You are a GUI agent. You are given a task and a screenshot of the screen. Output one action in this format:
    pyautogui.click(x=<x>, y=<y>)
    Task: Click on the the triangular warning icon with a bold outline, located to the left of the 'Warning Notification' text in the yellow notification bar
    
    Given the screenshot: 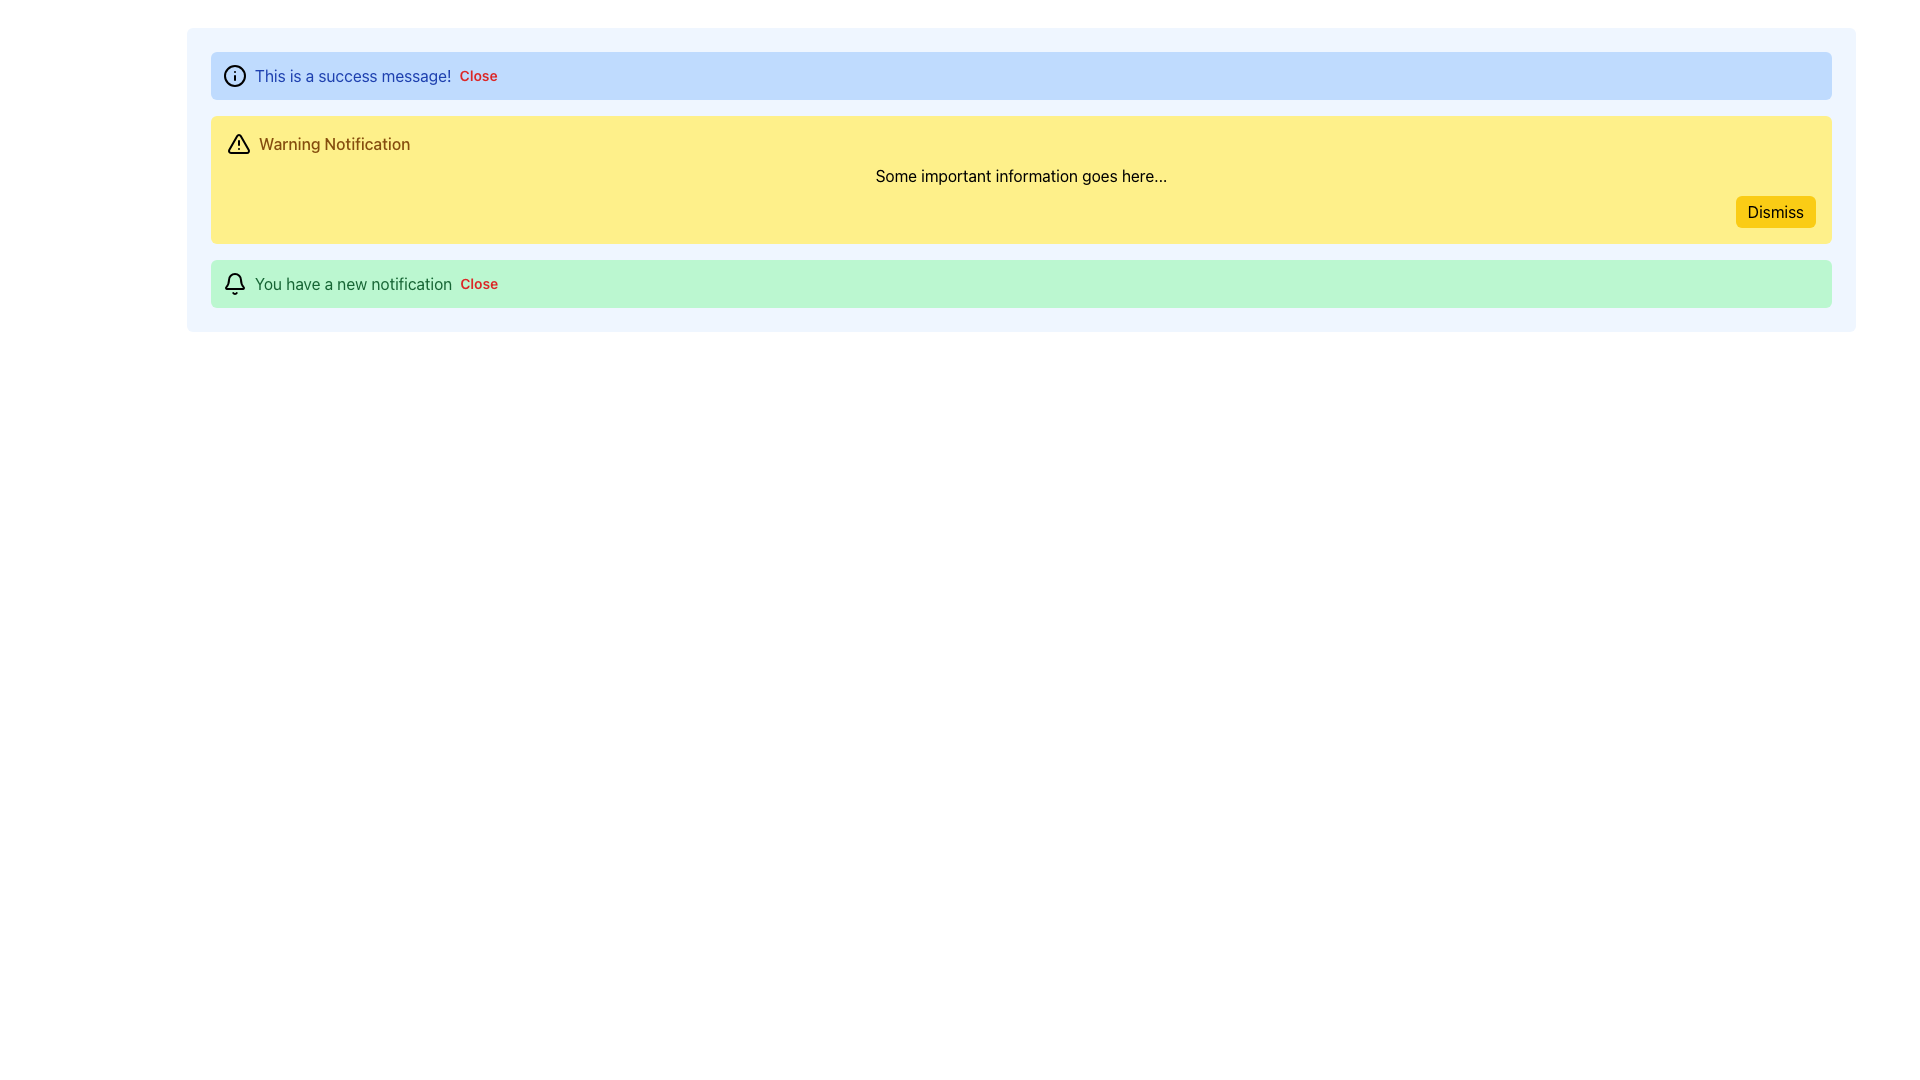 What is the action you would take?
    pyautogui.click(x=239, y=142)
    